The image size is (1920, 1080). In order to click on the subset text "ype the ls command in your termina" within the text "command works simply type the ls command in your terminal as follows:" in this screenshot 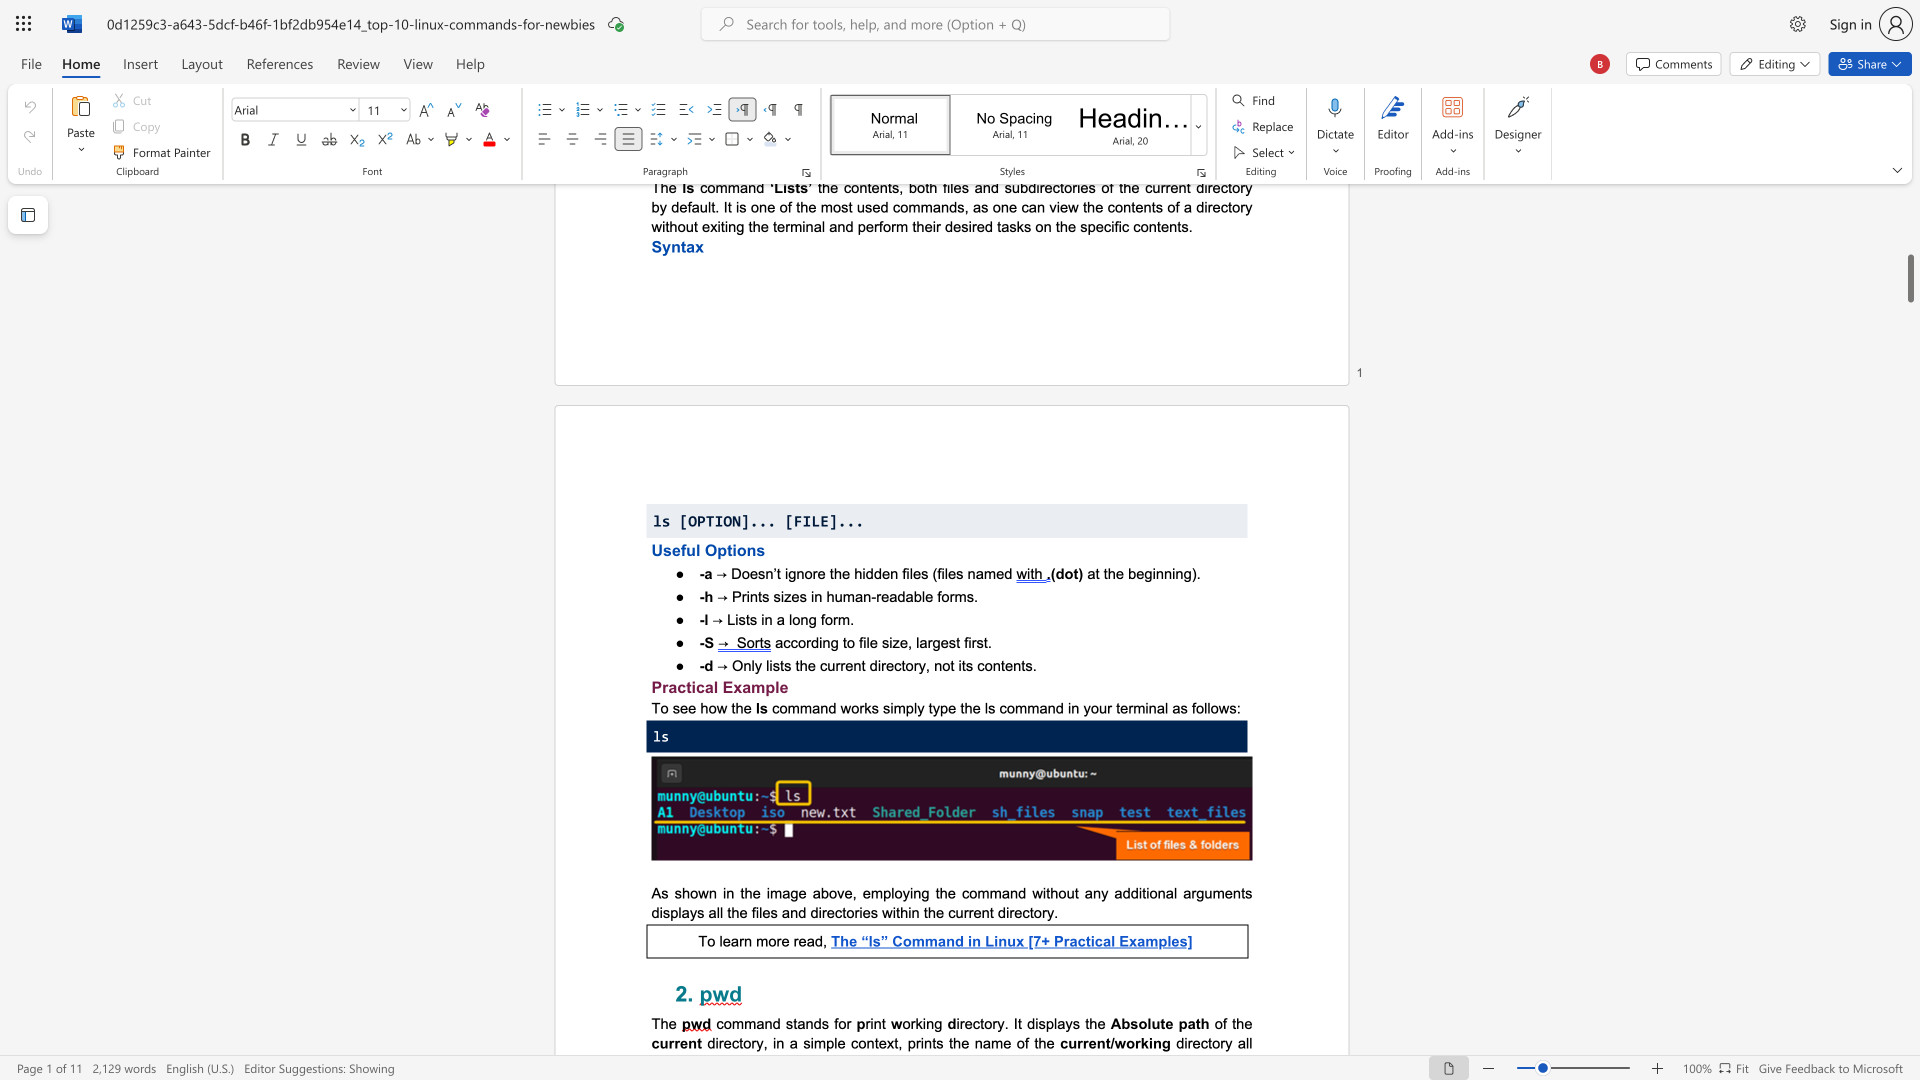, I will do `click(931, 707)`.